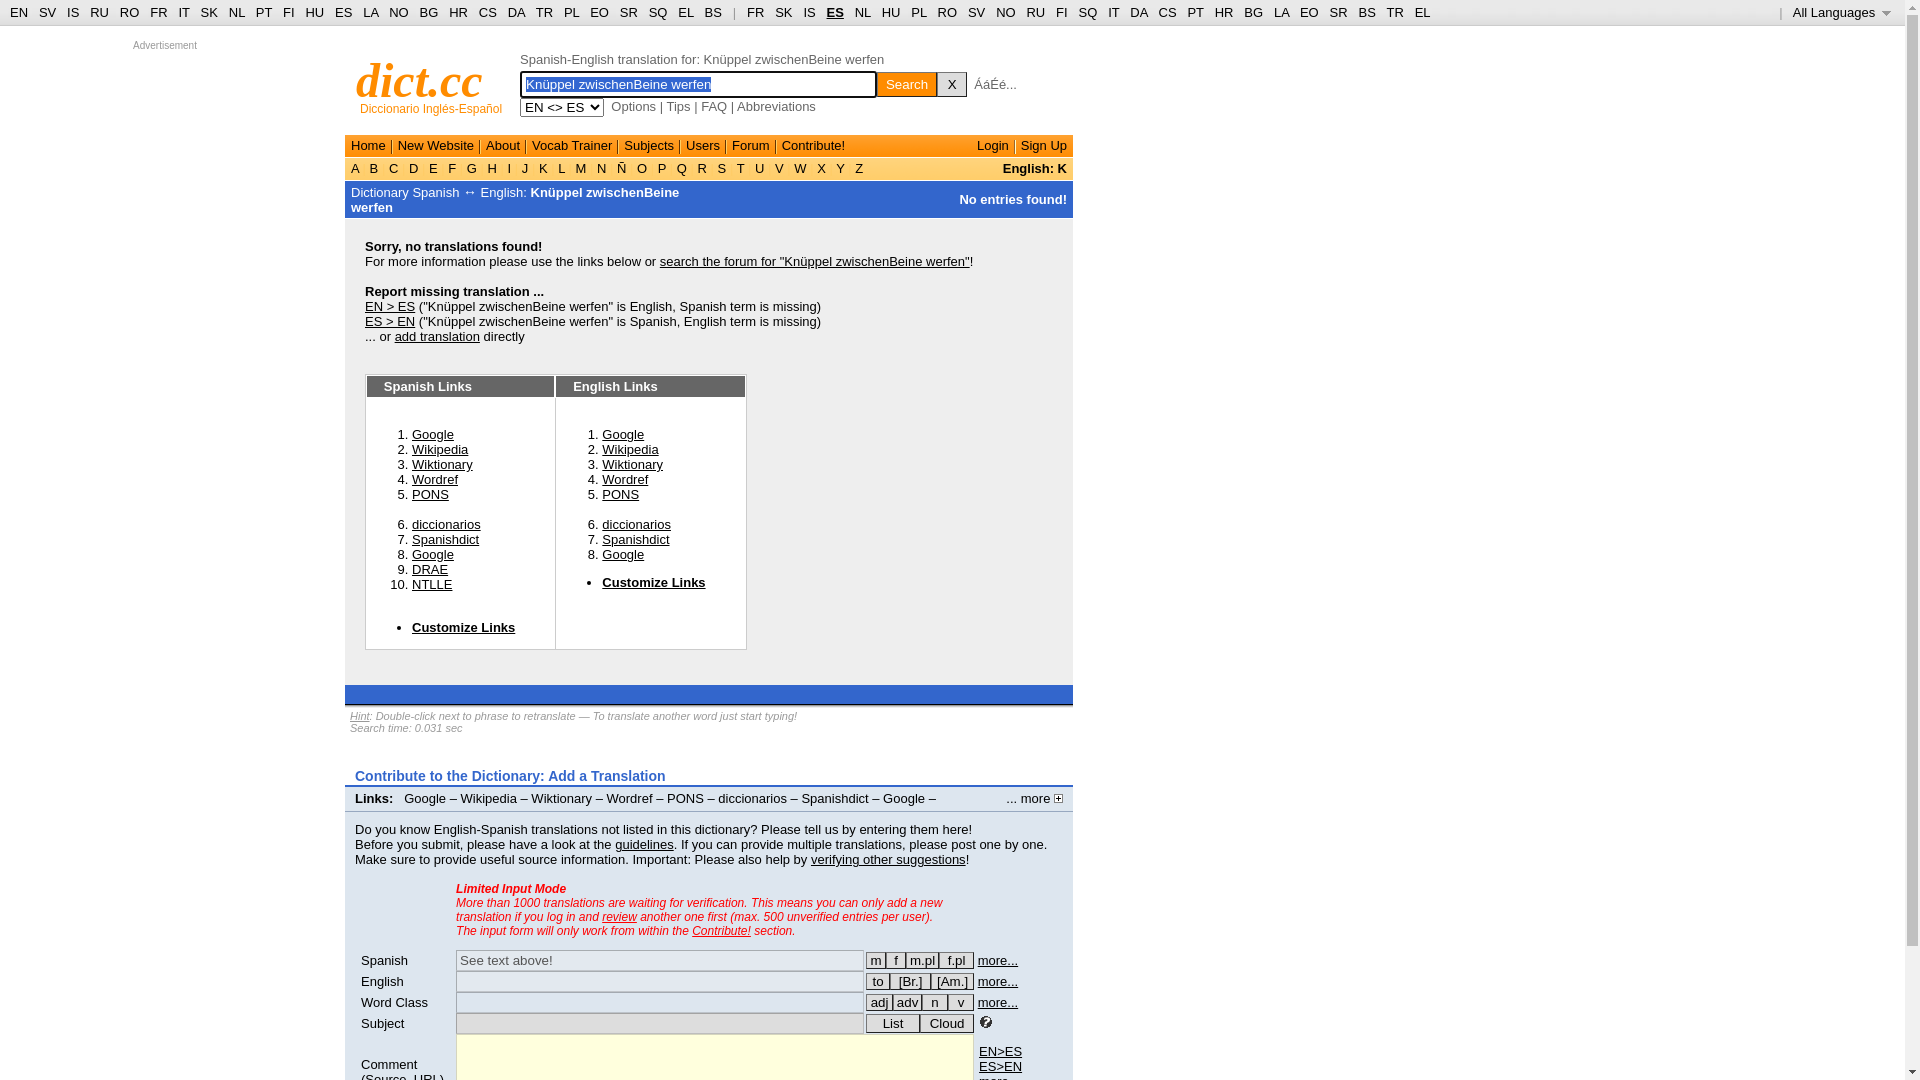 The image size is (1920, 1080). I want to click on 'femenino', so click(895, 959).